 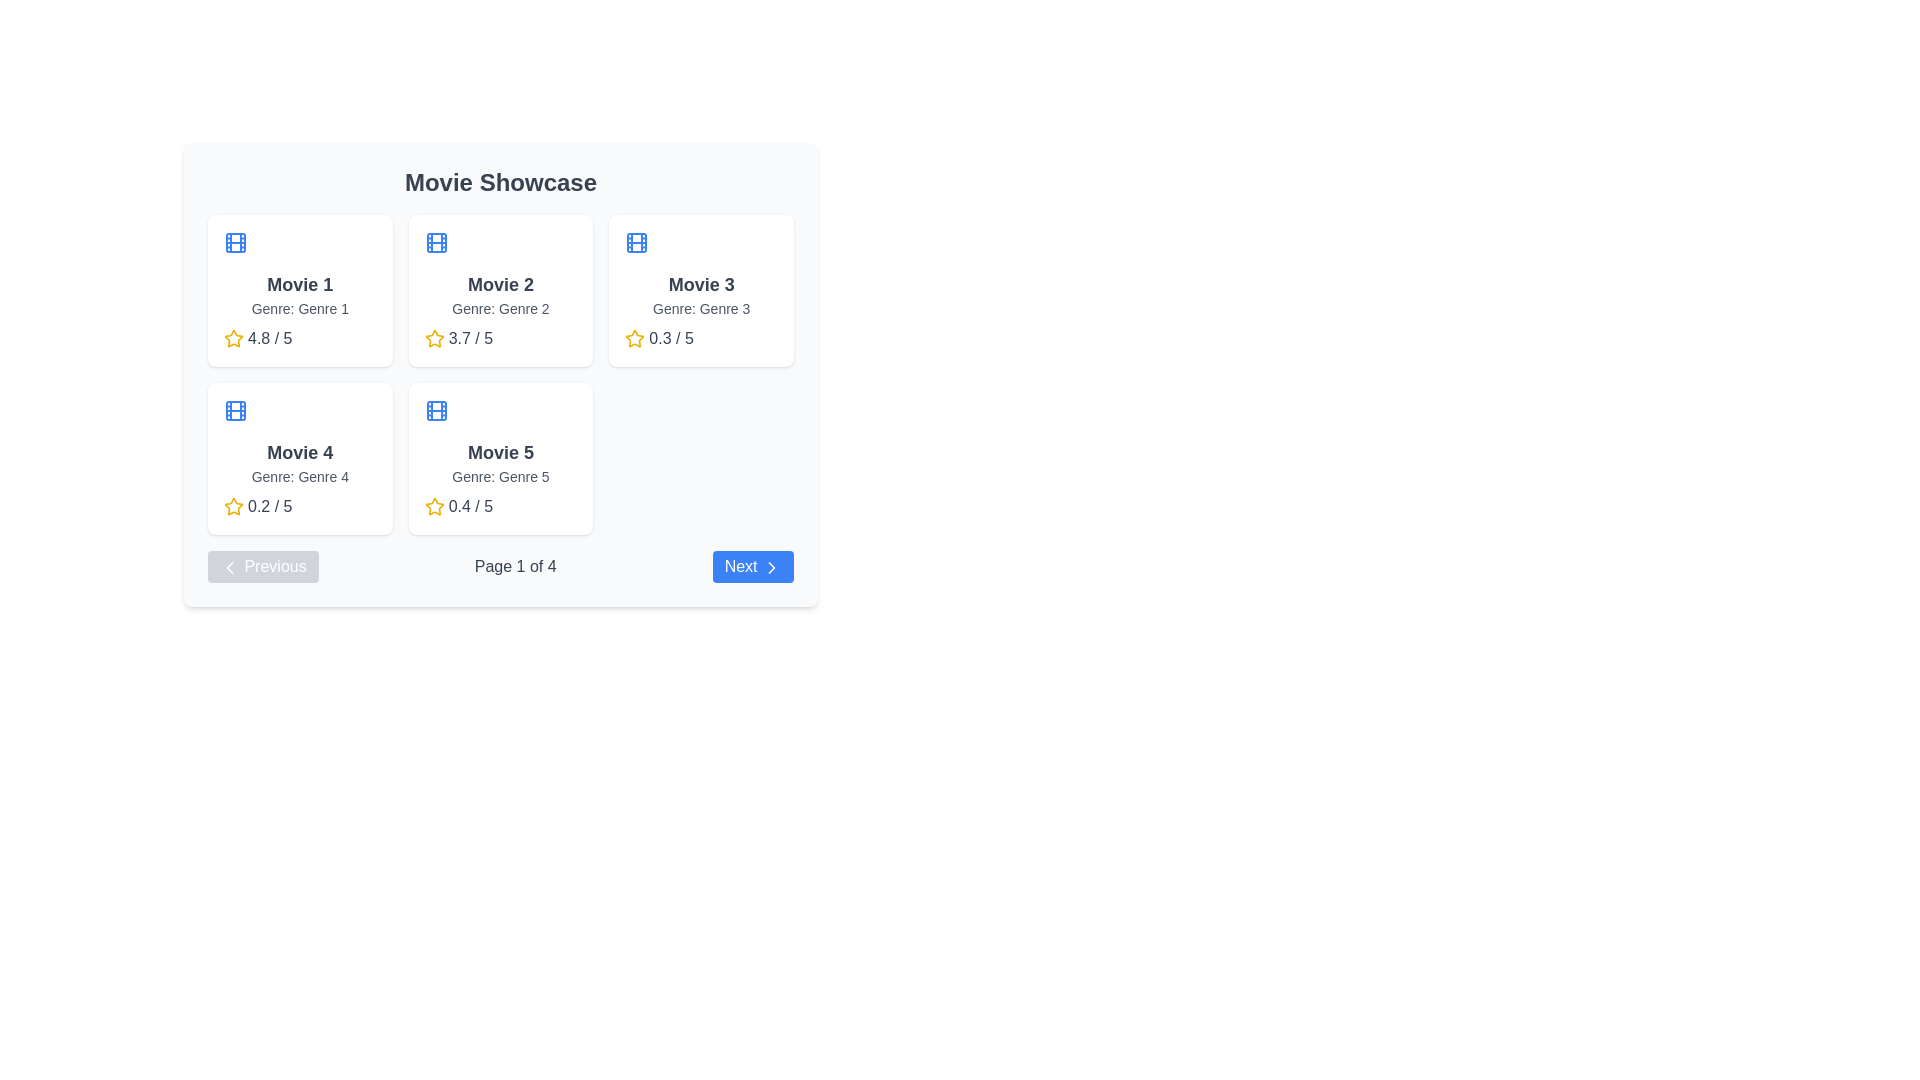 What do you see at coordinates (634, 337) in the screenshot?
I see `the yellow star icon representing the rating for 'Movie 3', located next to the text '0.3 / 5'` at bounding box center [634, 337].